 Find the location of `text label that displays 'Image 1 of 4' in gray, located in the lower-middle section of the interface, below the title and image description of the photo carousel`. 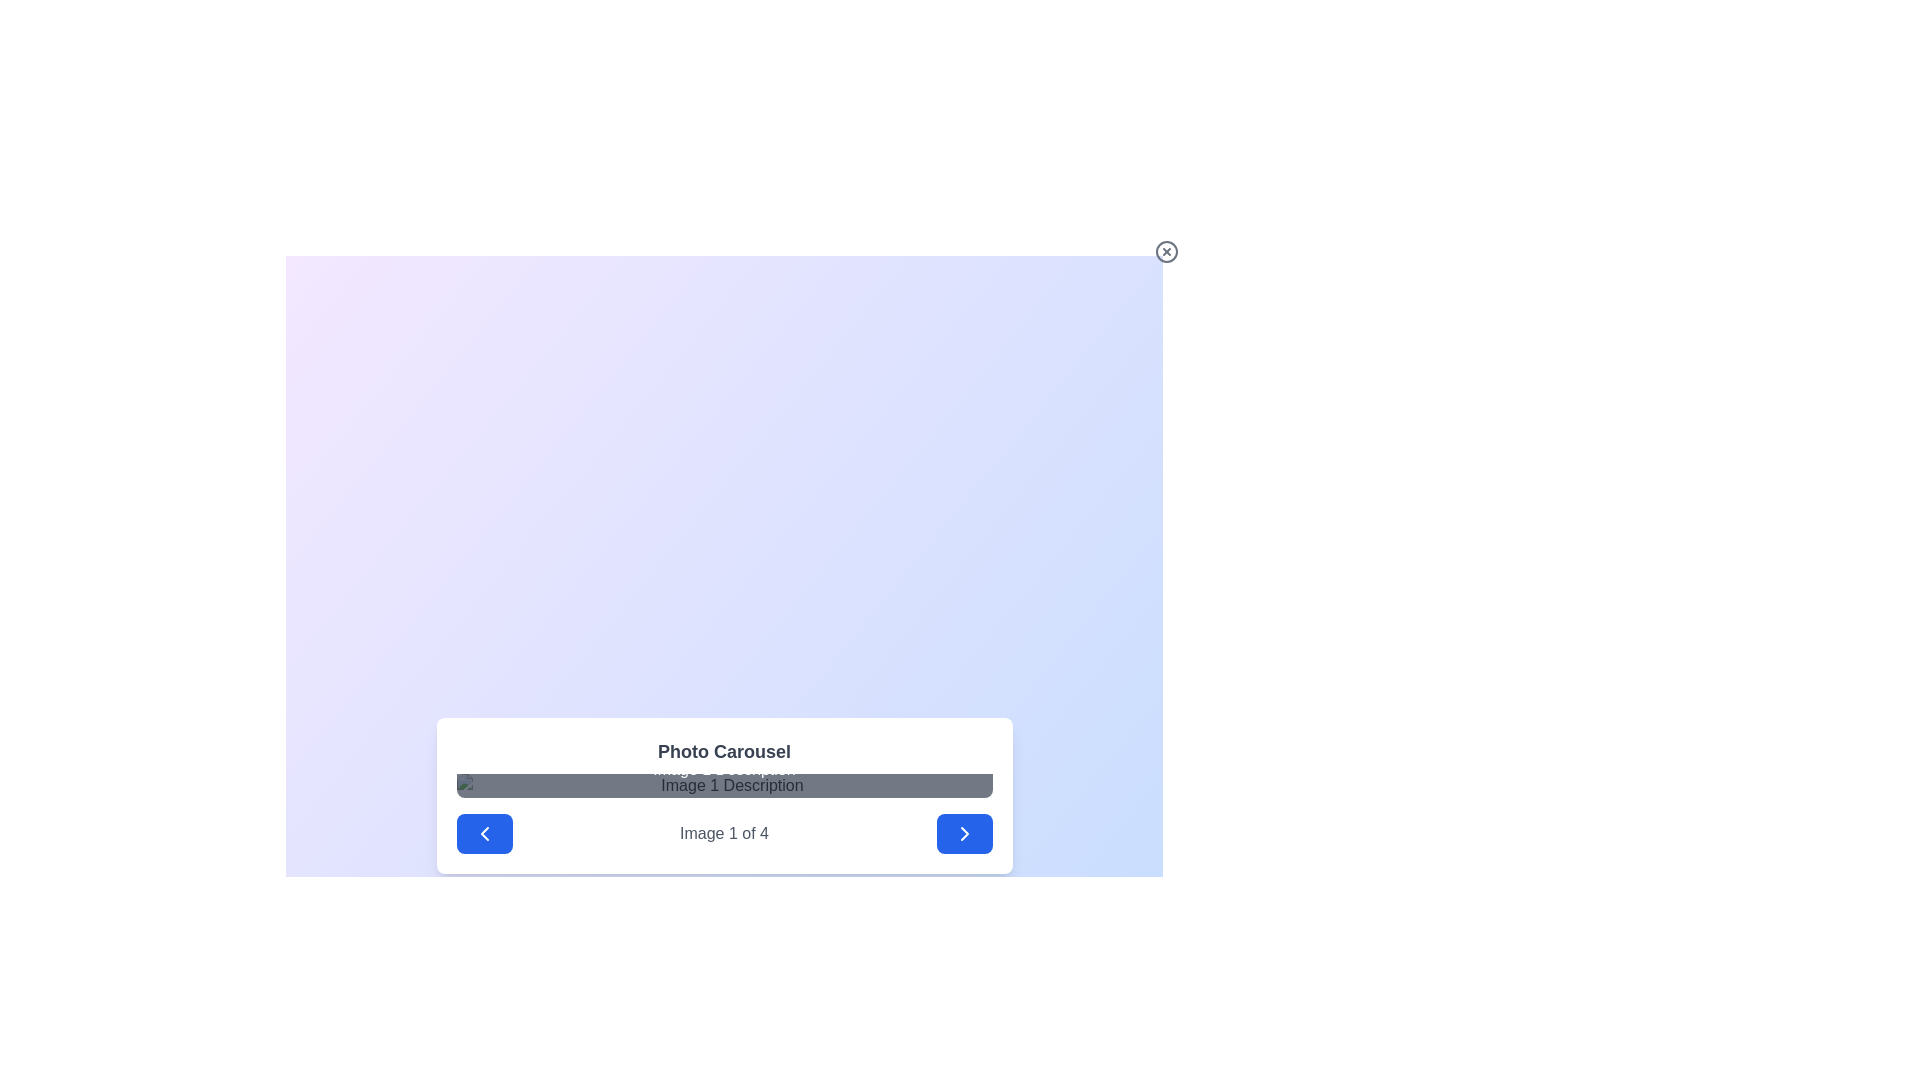

text label that displays 'Image 1 of 4' in gray, located in the lower-middle section of the interface, below the title and image description of the photo carousel is located at coordinates (723, 833).